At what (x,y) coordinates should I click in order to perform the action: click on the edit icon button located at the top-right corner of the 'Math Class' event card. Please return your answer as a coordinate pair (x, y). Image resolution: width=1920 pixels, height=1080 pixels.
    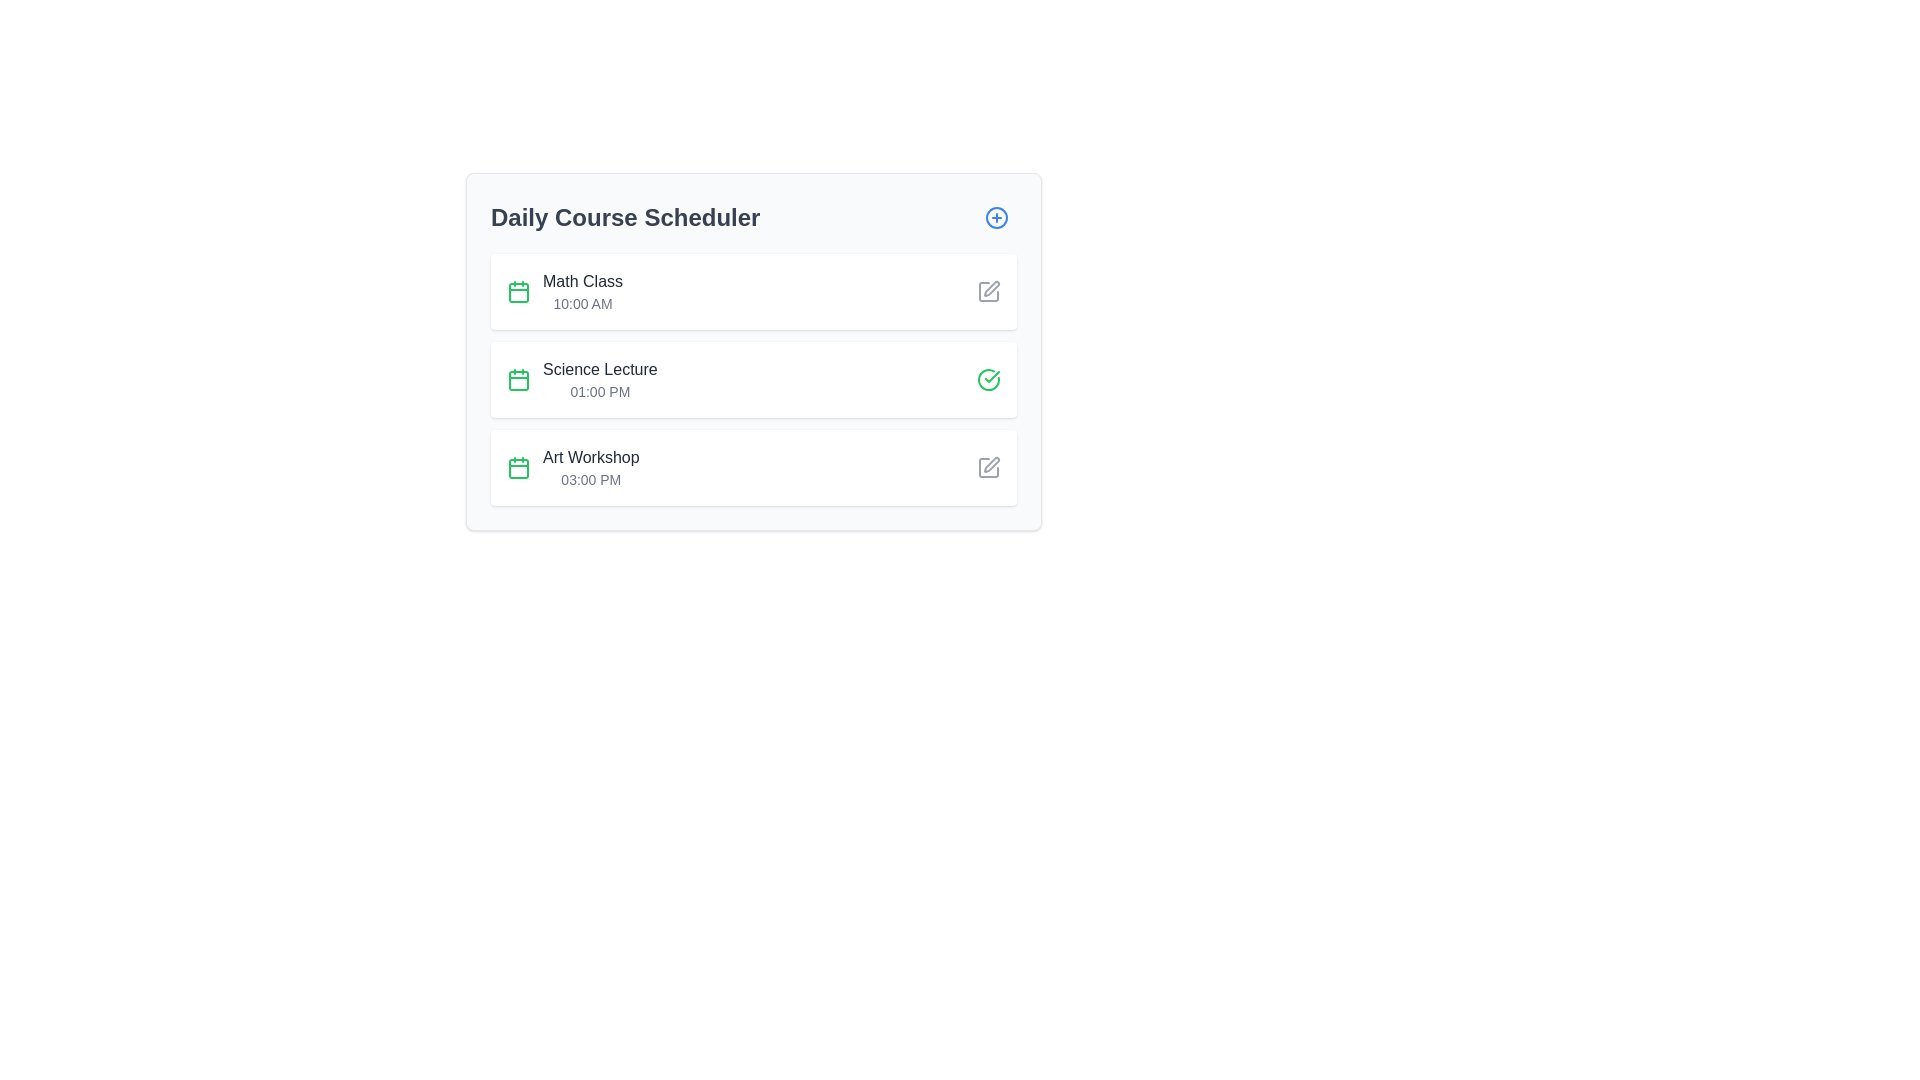
    Looking at the image, I should click on (988, 292).